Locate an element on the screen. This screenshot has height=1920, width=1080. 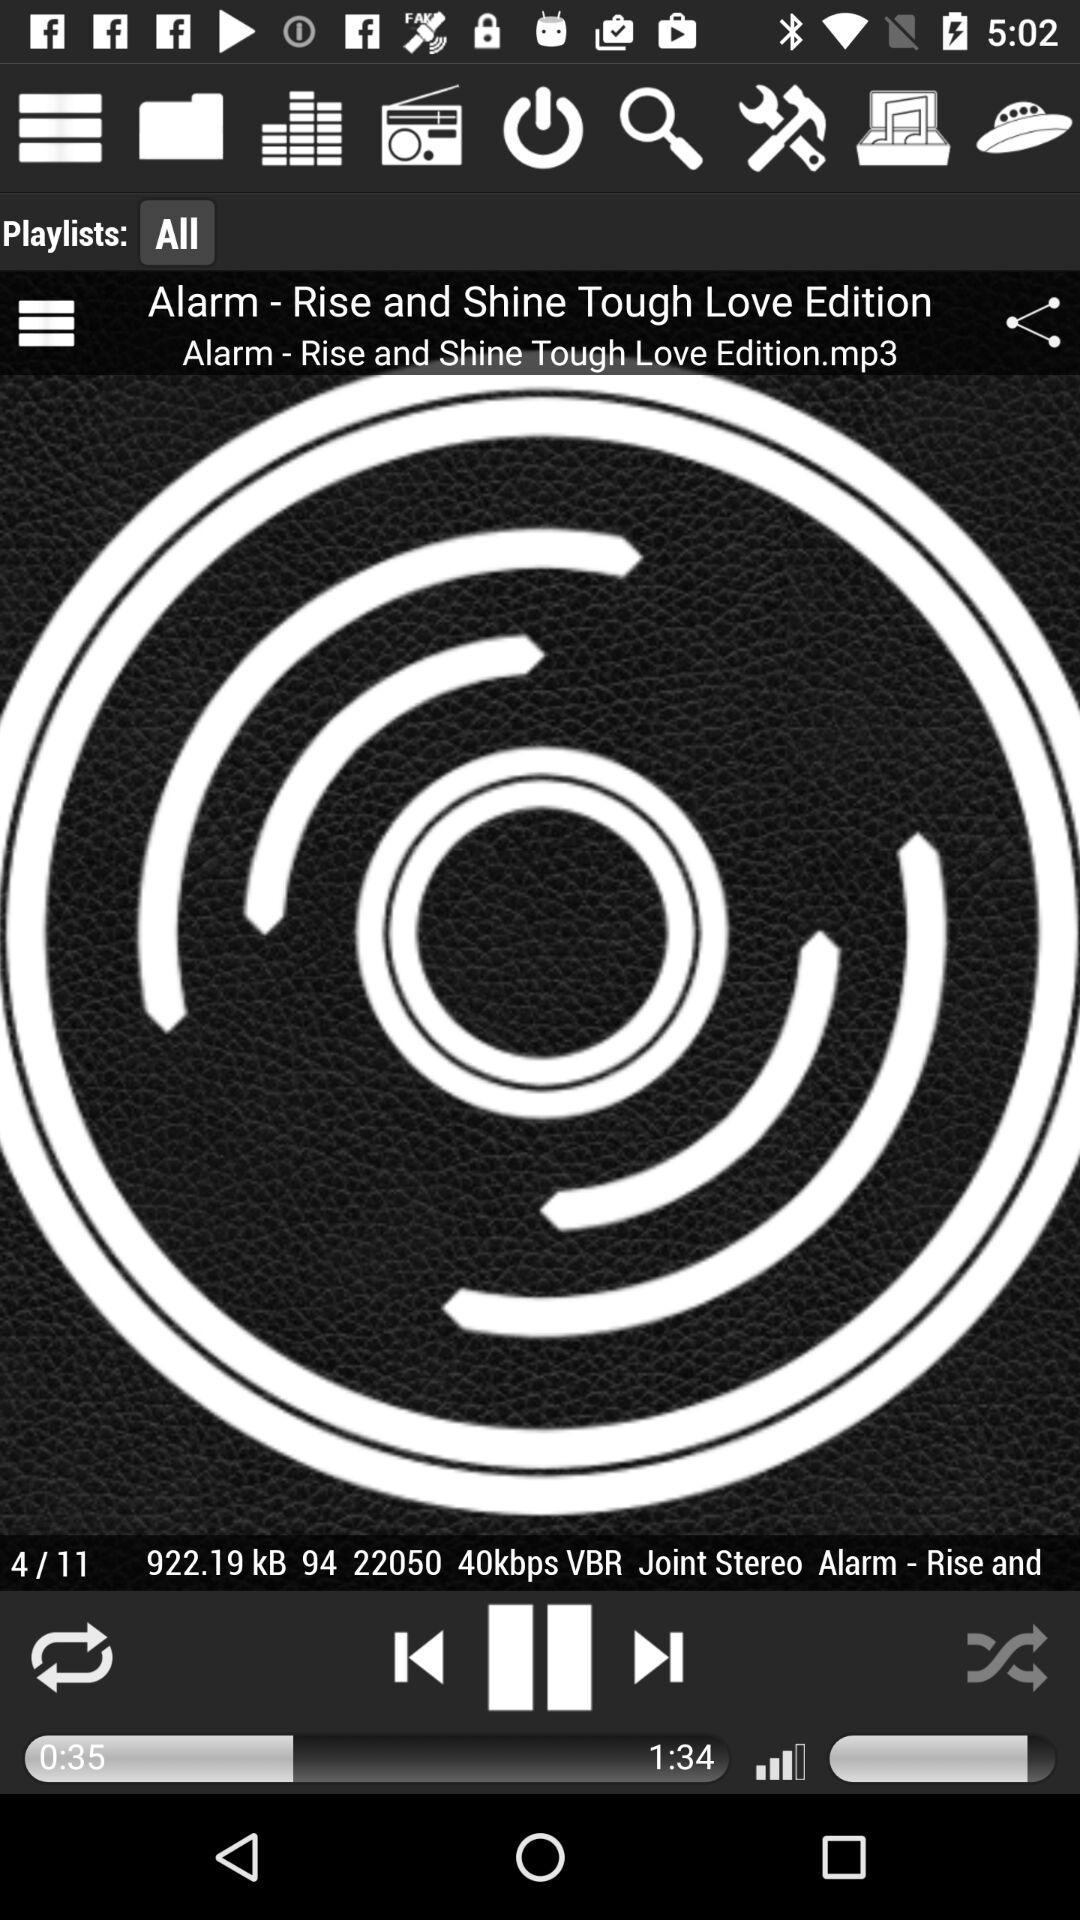
the icon to the right of playlists: app is located at coordinates (176, 232).